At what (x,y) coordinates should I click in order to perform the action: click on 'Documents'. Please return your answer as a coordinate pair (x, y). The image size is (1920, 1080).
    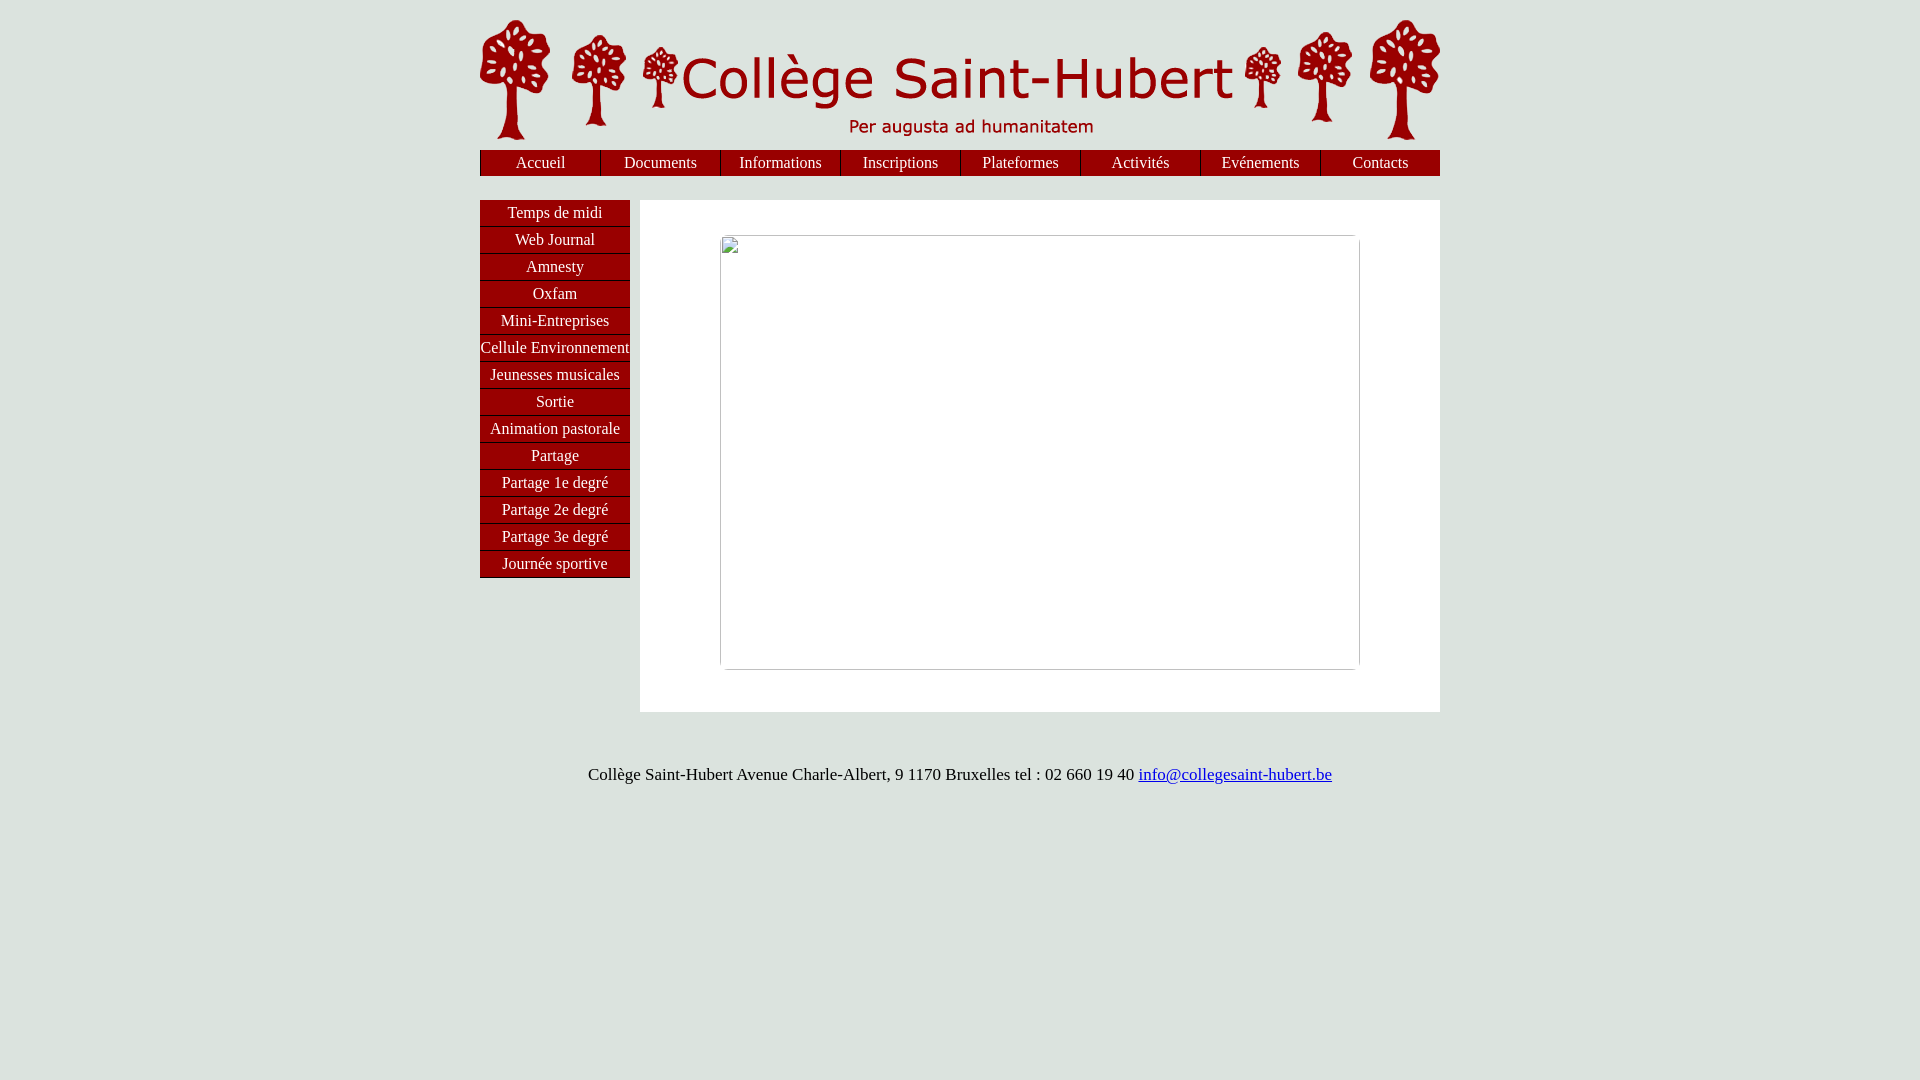
    Looking at the image, I should click on (660, 161).